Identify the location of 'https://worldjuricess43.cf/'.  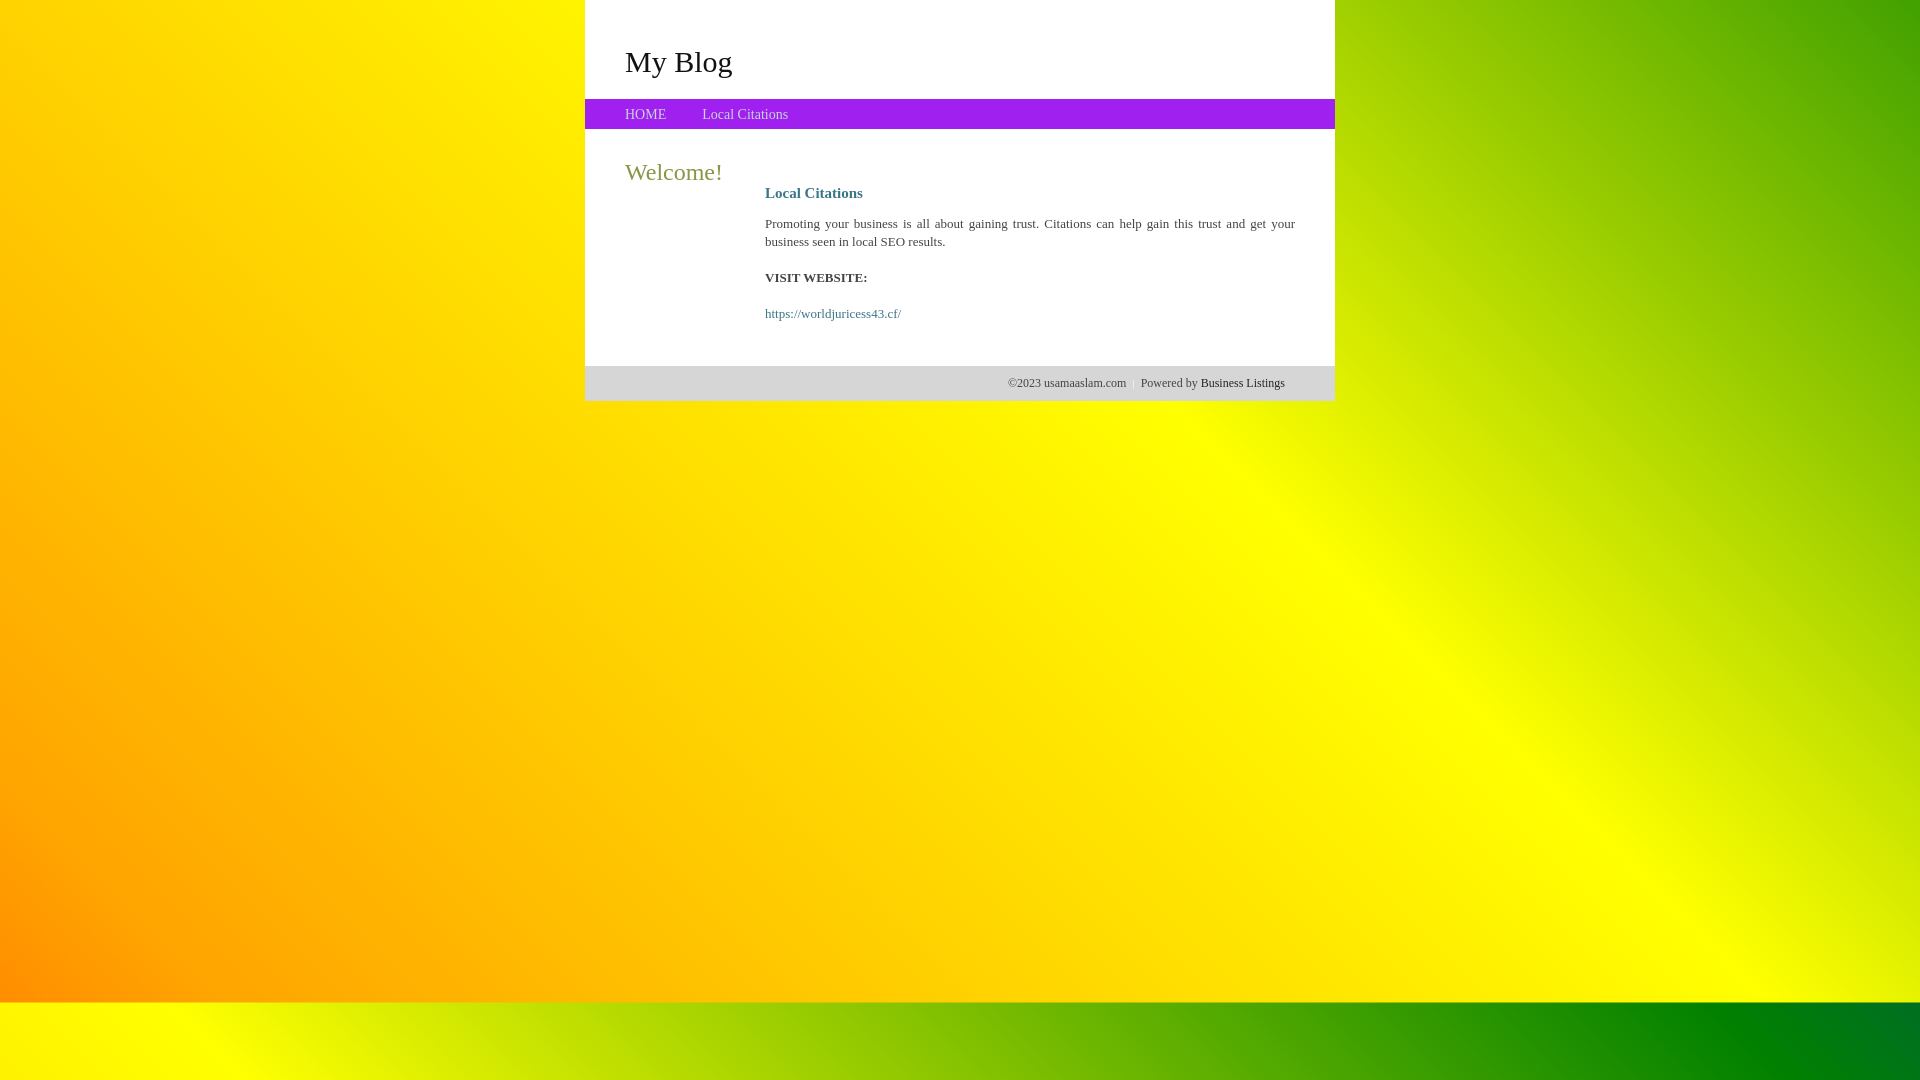
(763, 313).